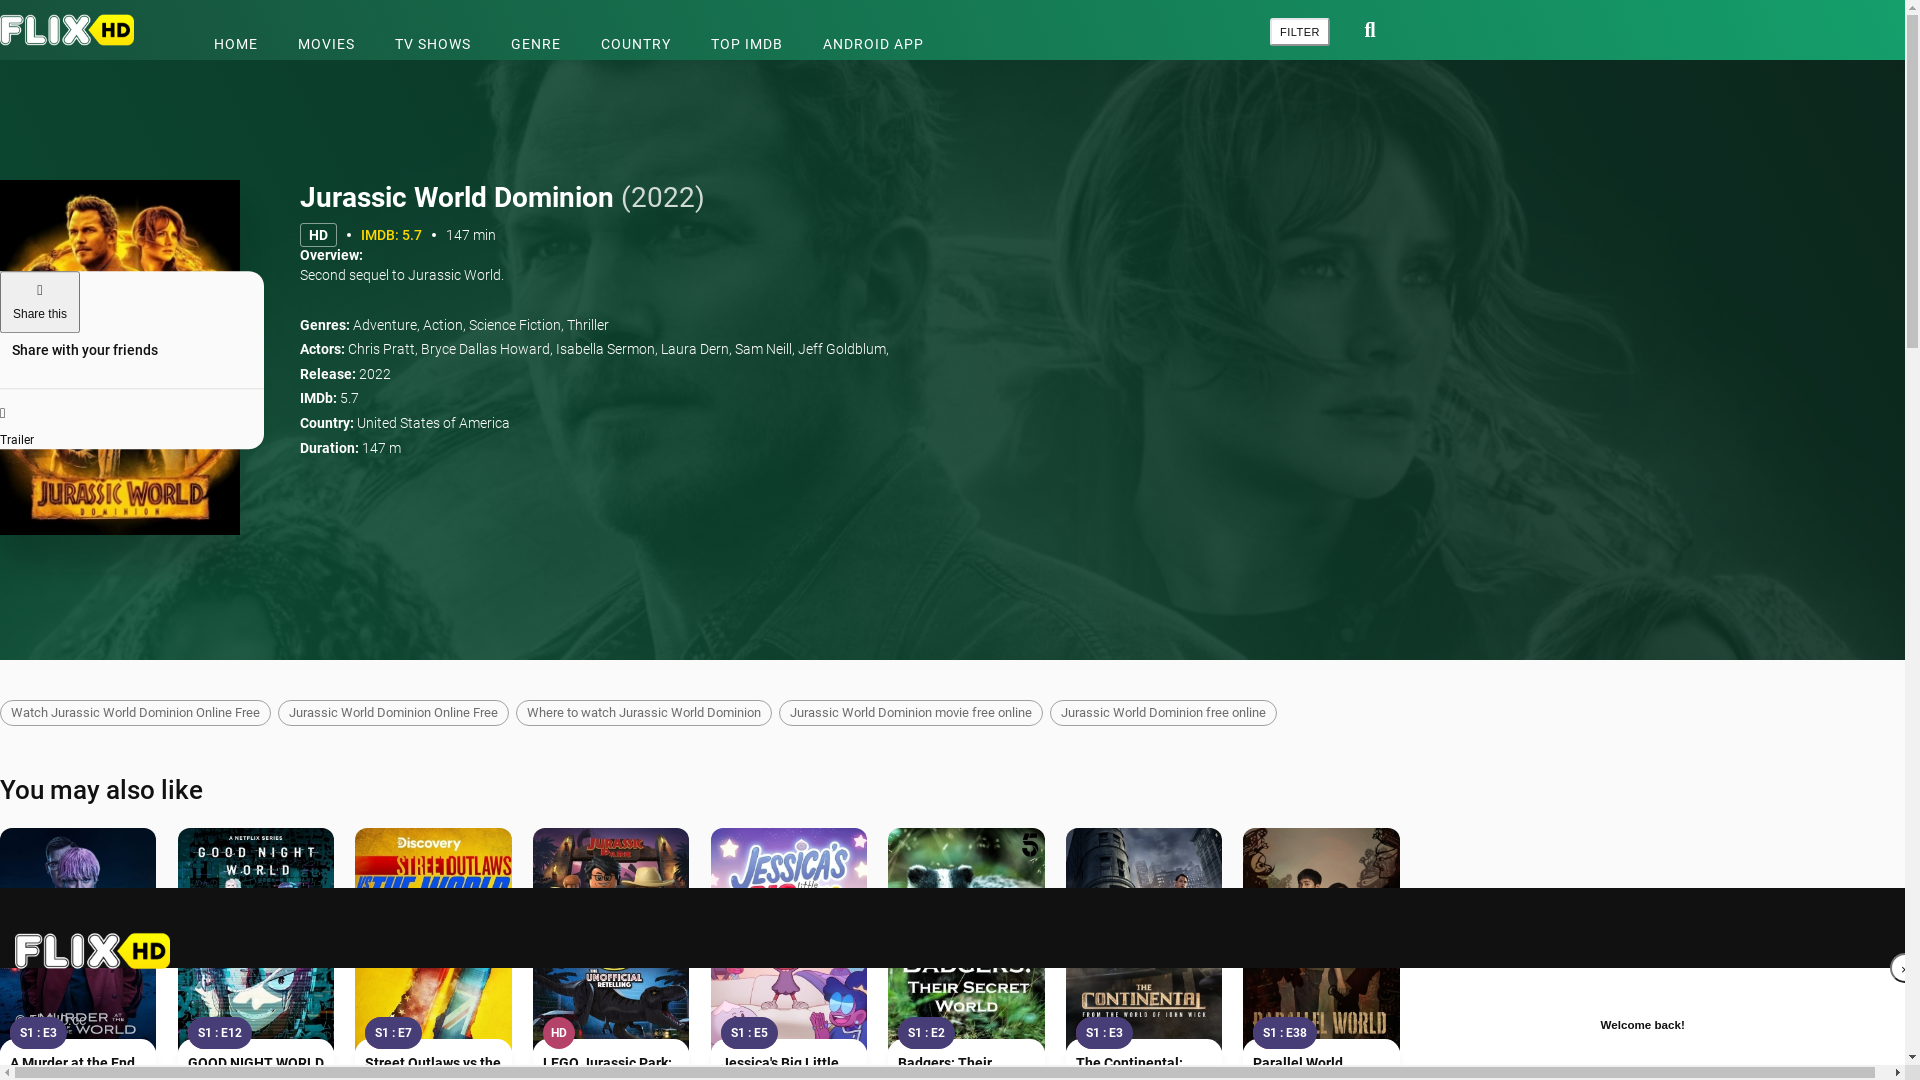  I want to click on 'COUNTRY', so click(635, 43).